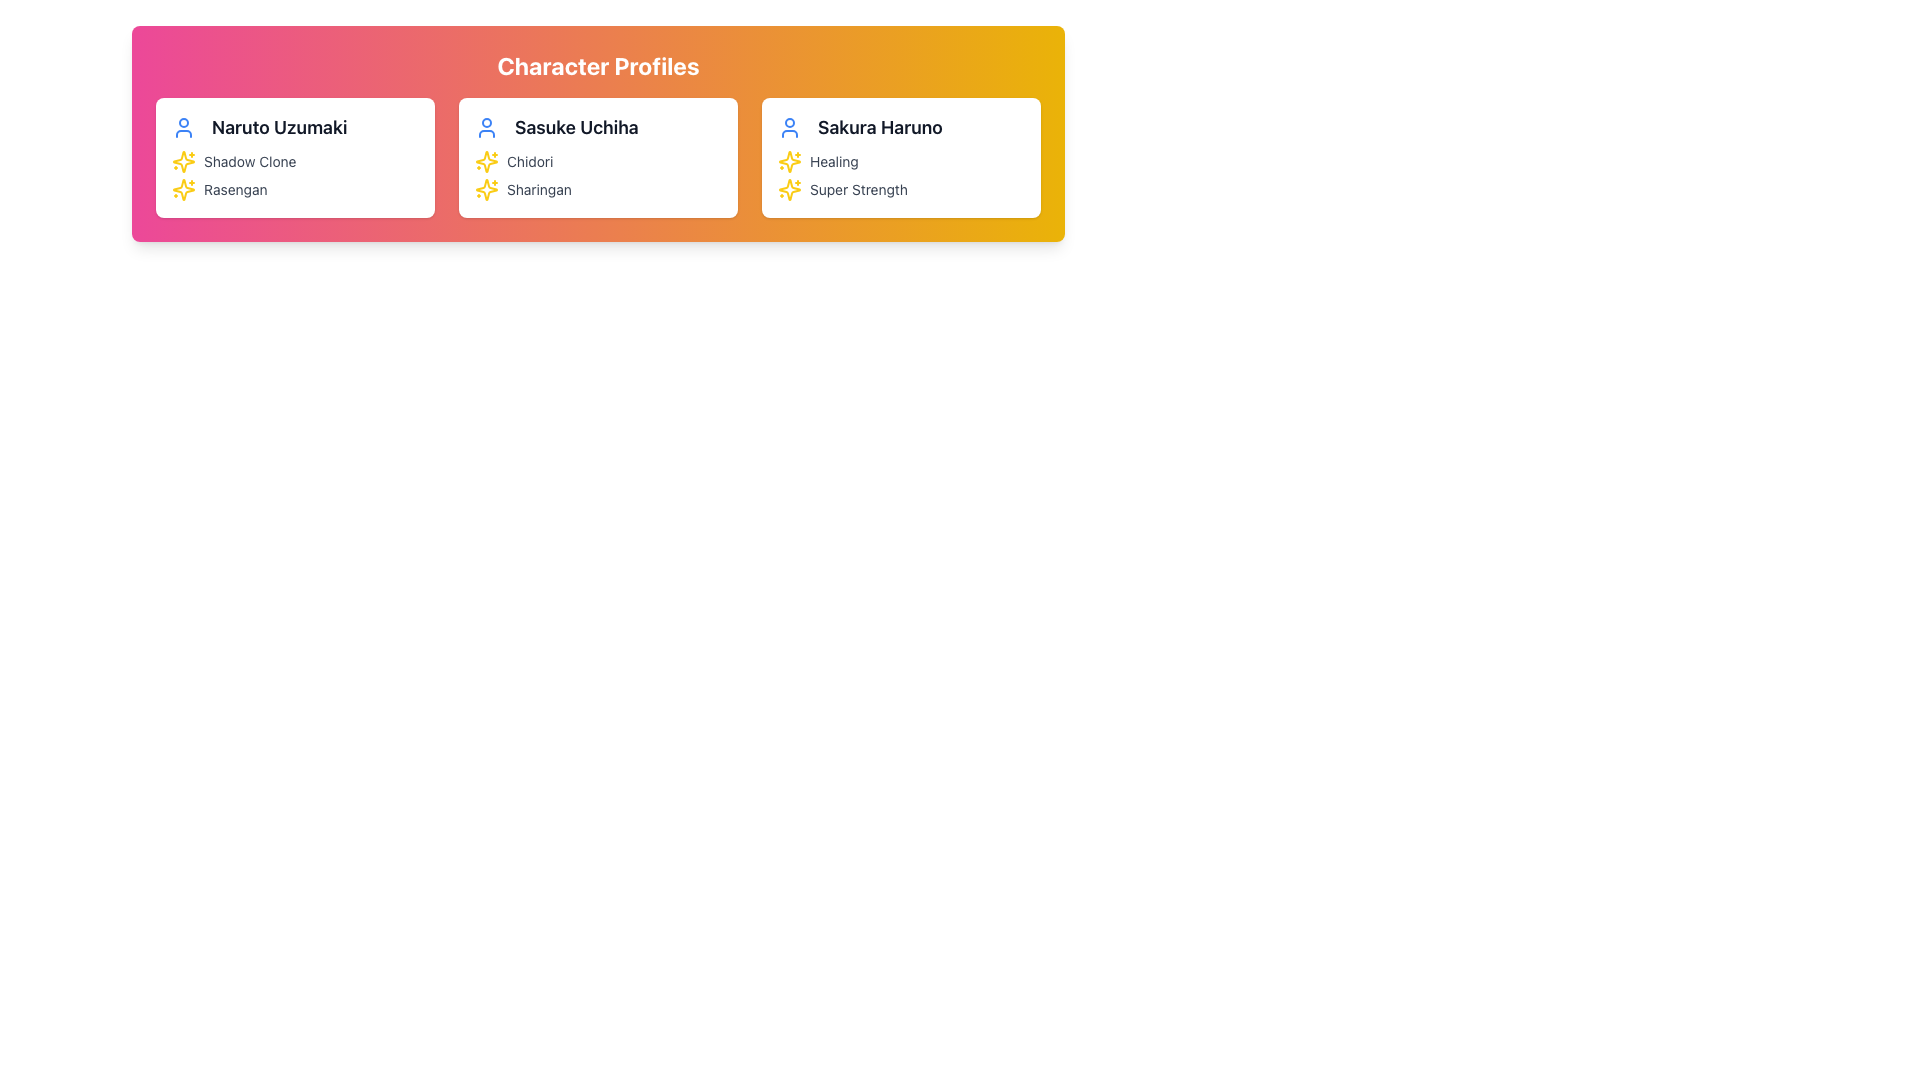  I want to click on the text label that displays 'Sasuke Uchiha', which is styled in bold and larger font, located in the central profile card below the blue user-icon glyph, so click(597, 127).